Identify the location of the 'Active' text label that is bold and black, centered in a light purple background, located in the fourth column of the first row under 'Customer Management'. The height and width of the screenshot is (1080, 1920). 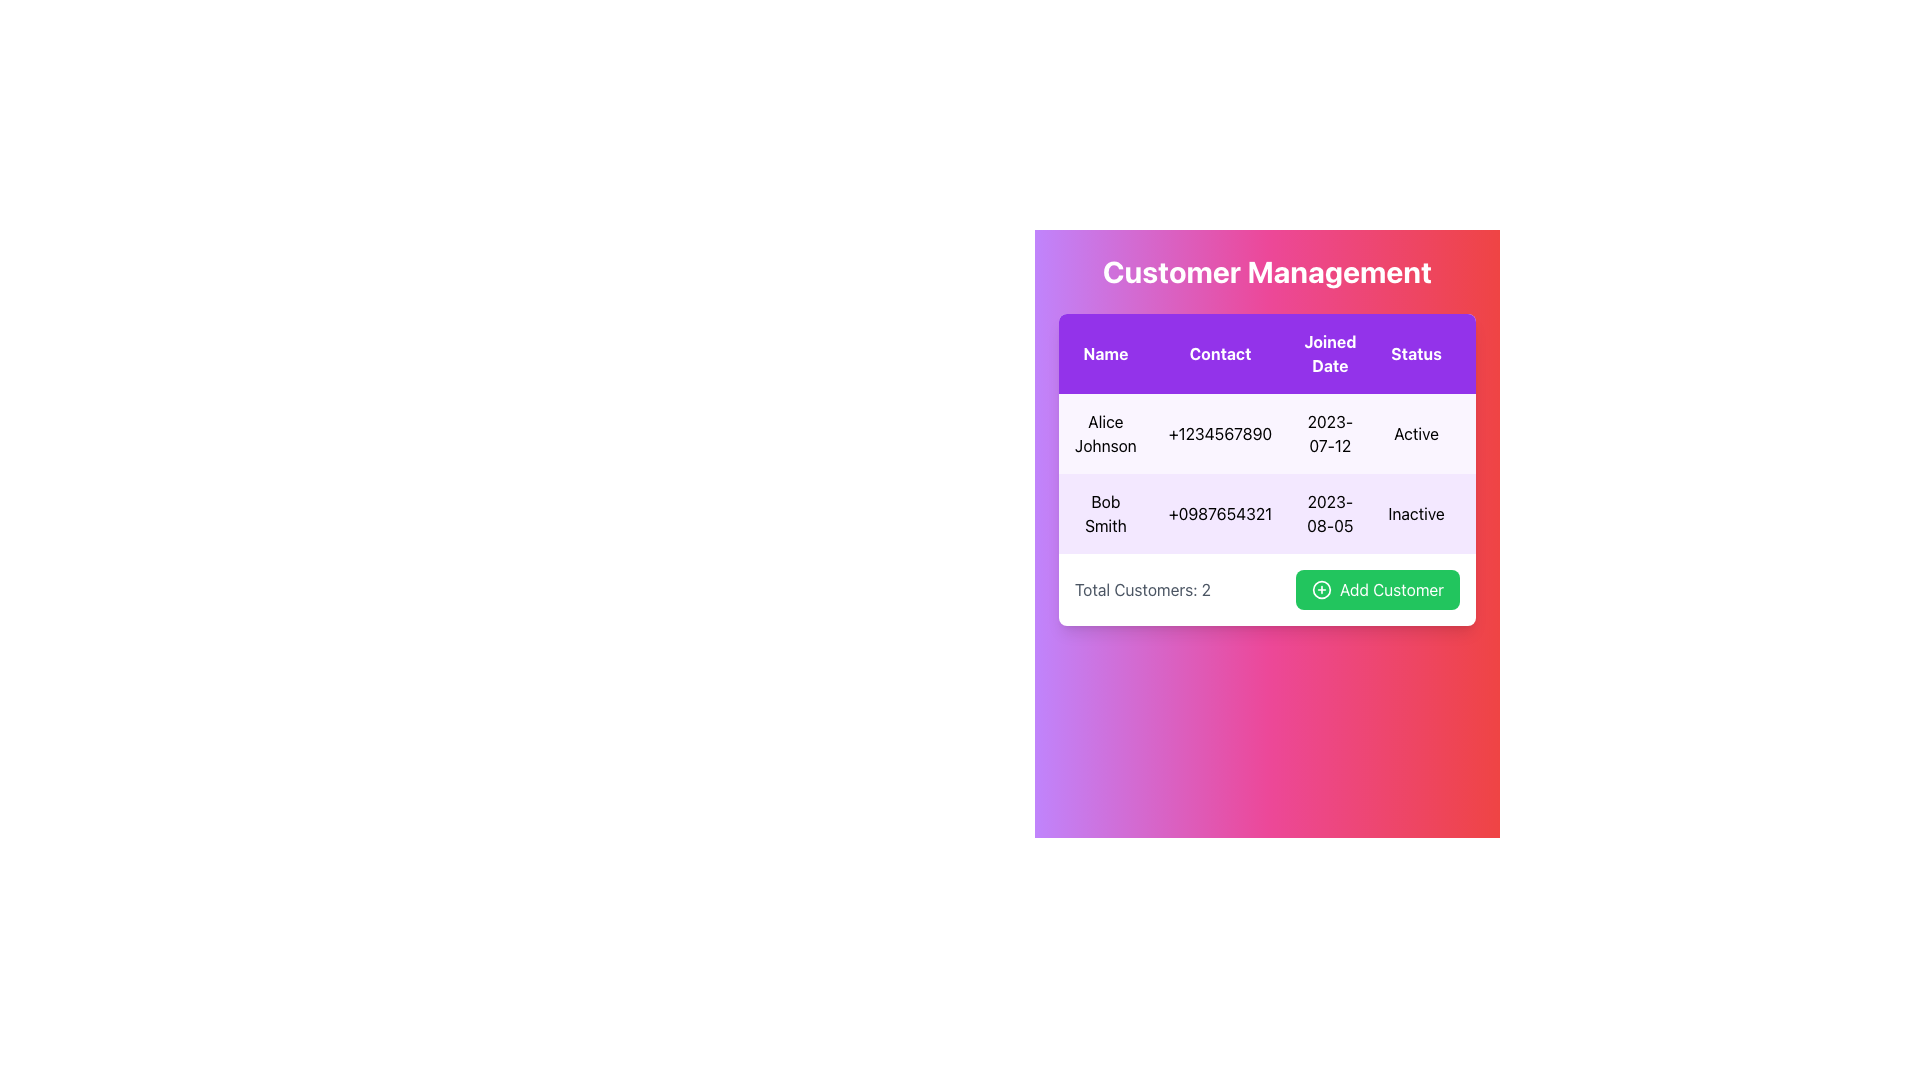
(1415, 433).